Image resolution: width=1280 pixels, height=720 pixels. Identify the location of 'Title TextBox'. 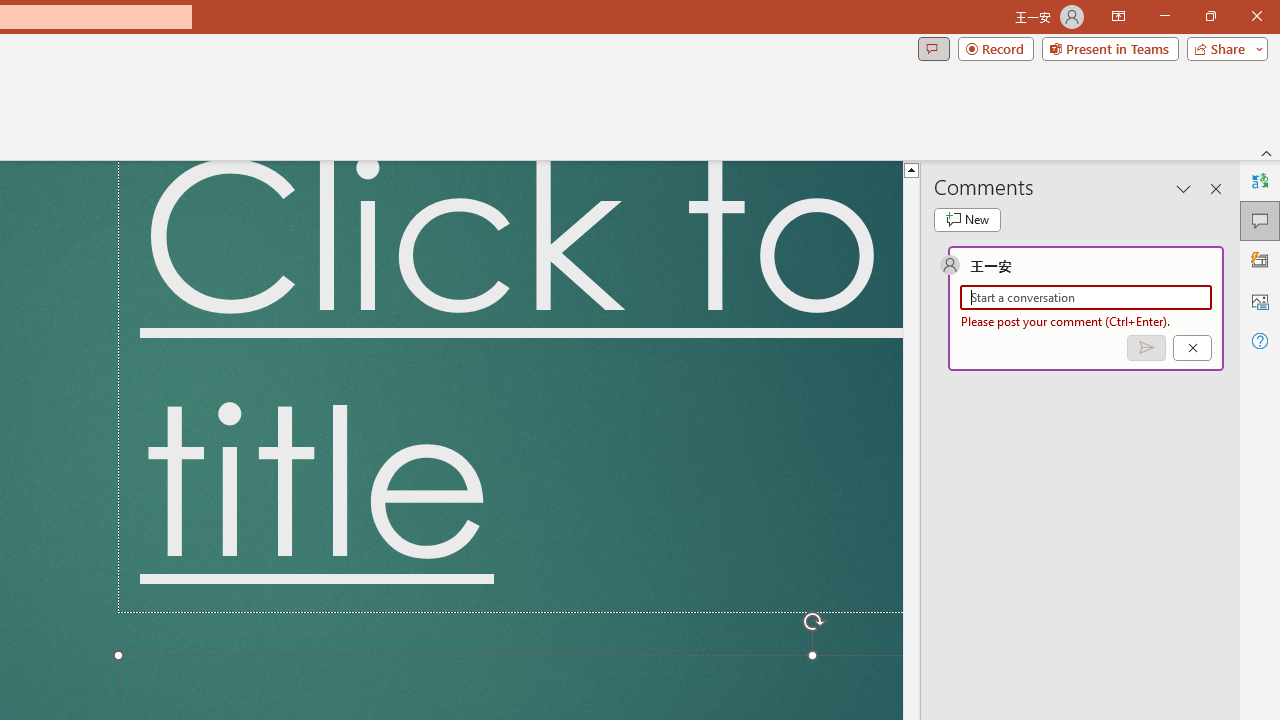
(510, 387).